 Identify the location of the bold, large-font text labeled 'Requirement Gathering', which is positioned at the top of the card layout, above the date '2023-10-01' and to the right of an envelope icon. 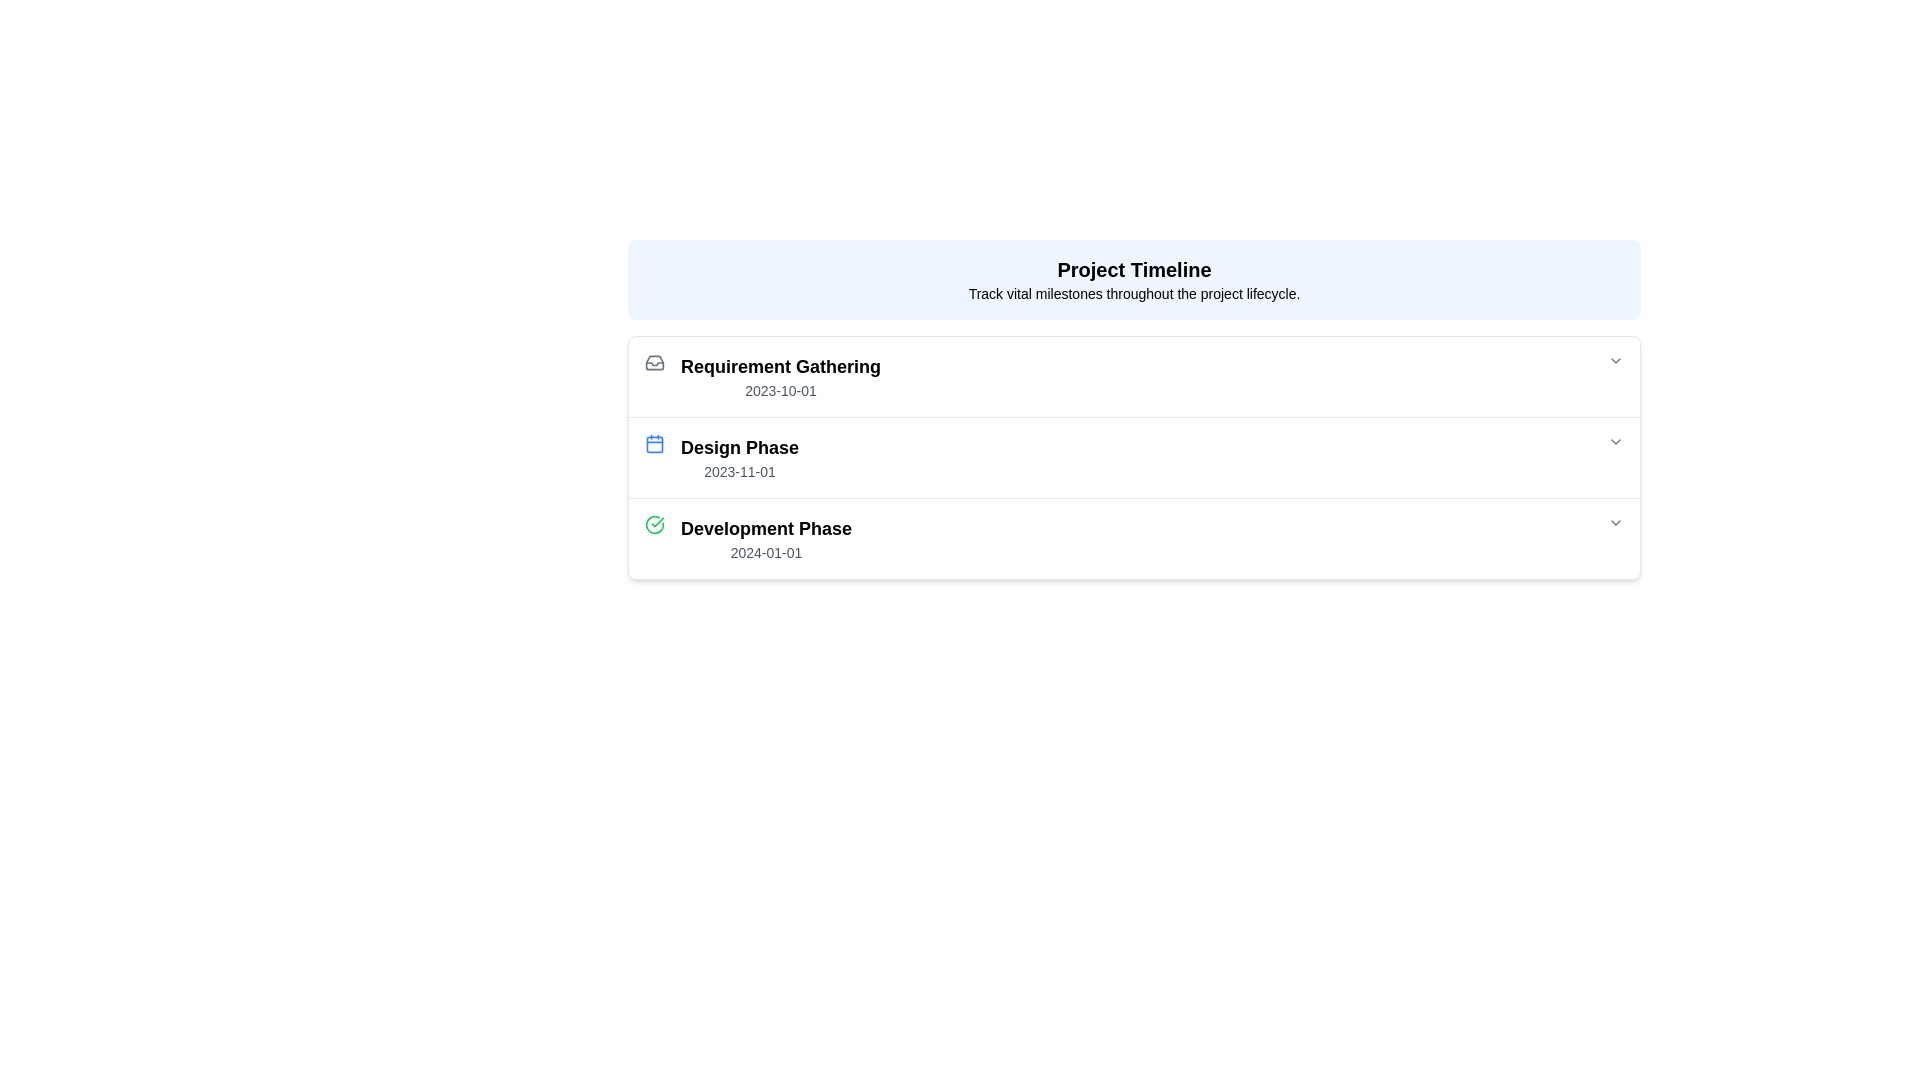
(780, 366).